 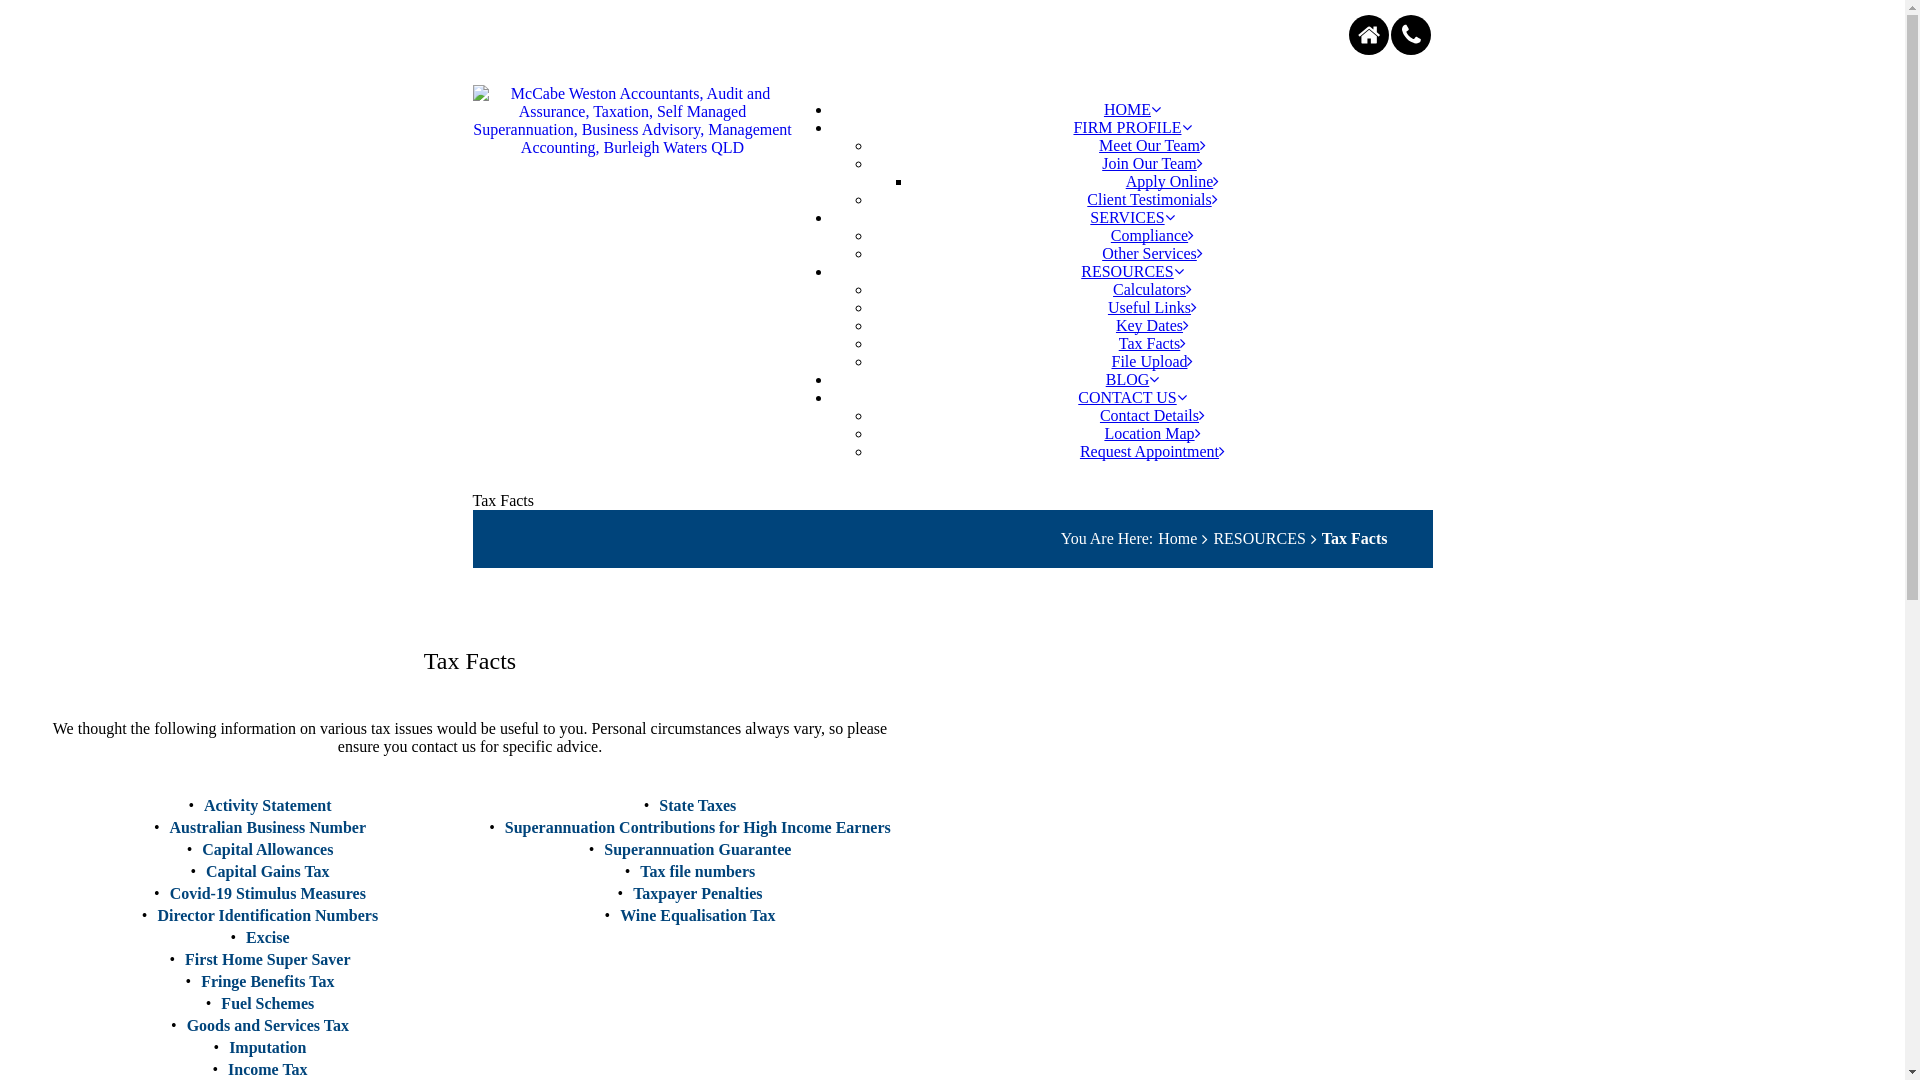 I want to click on 'Request Appointment', so click(x=1152, y=451).